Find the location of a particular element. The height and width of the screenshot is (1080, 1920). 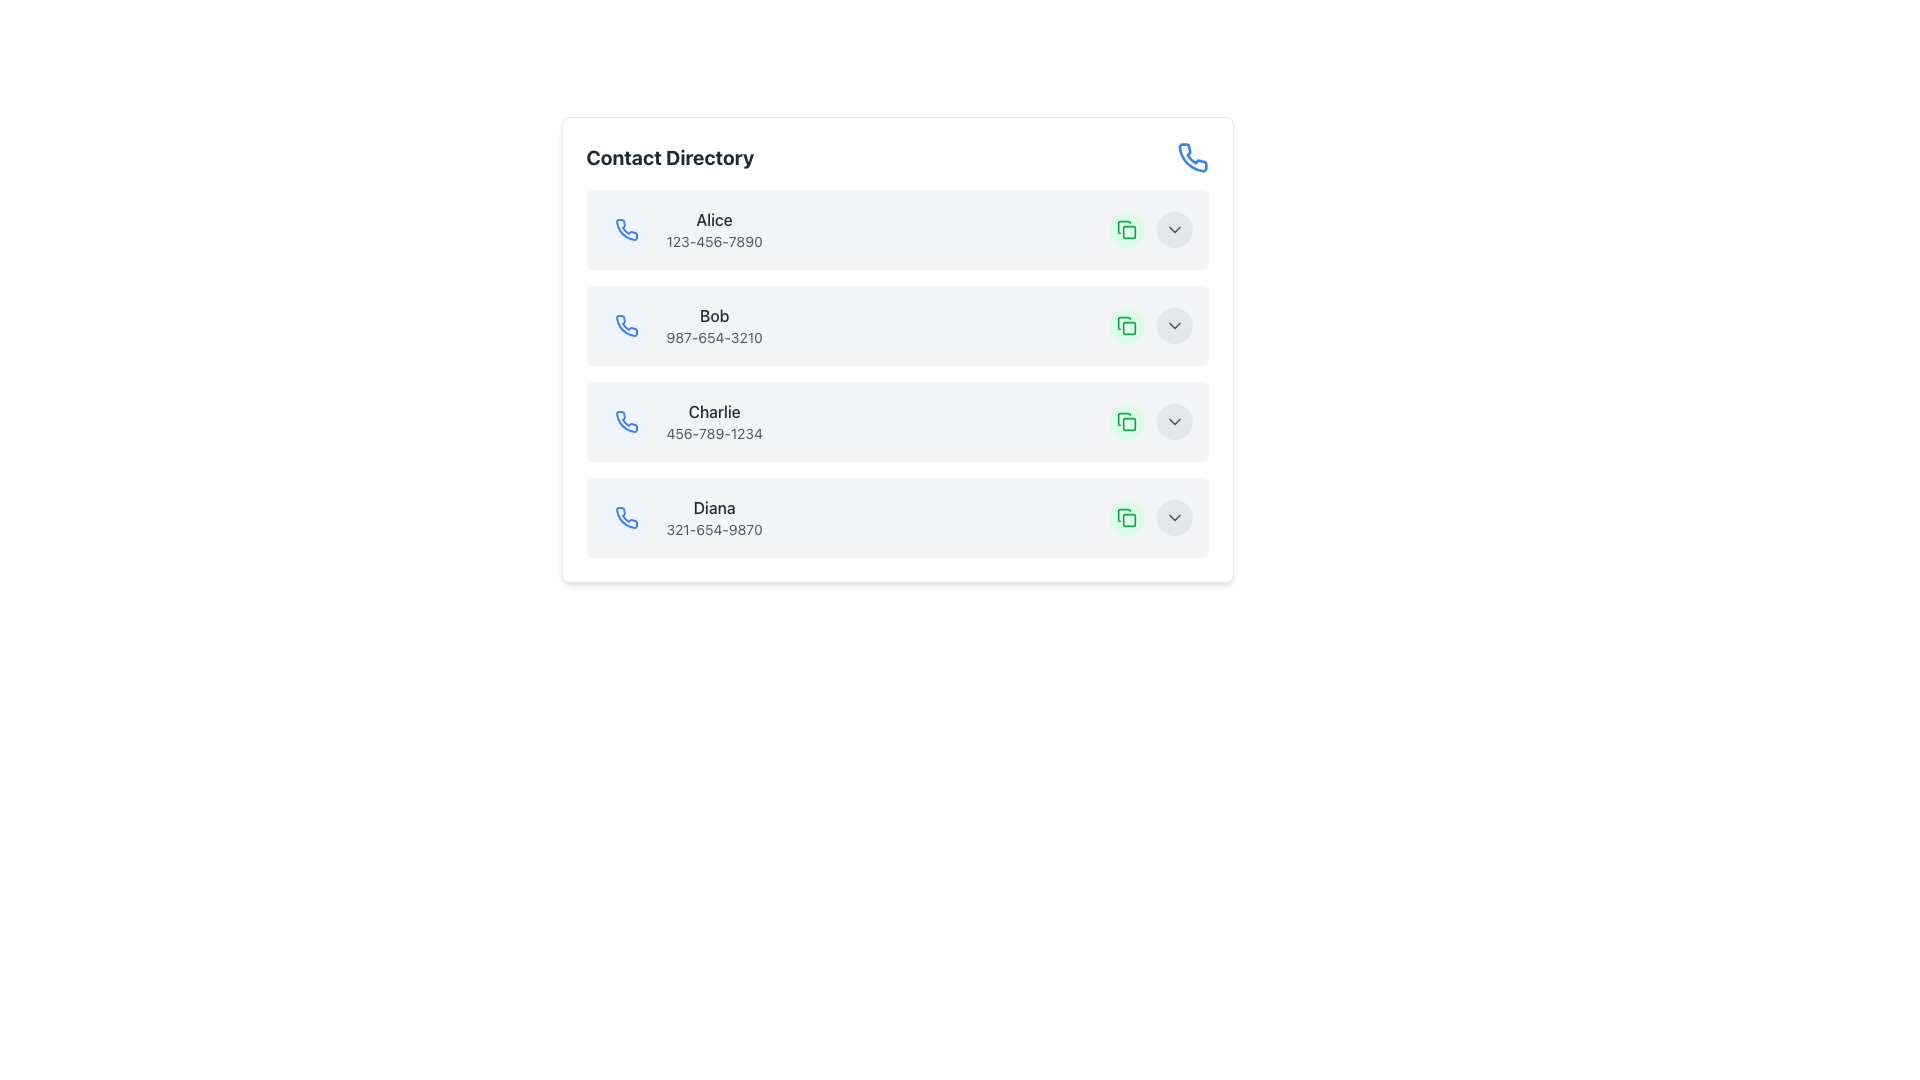

the status indicator button for the contact named 'Alice' located in the third column of the first row in the contact directory interface is located at coordinates (1128, 231).